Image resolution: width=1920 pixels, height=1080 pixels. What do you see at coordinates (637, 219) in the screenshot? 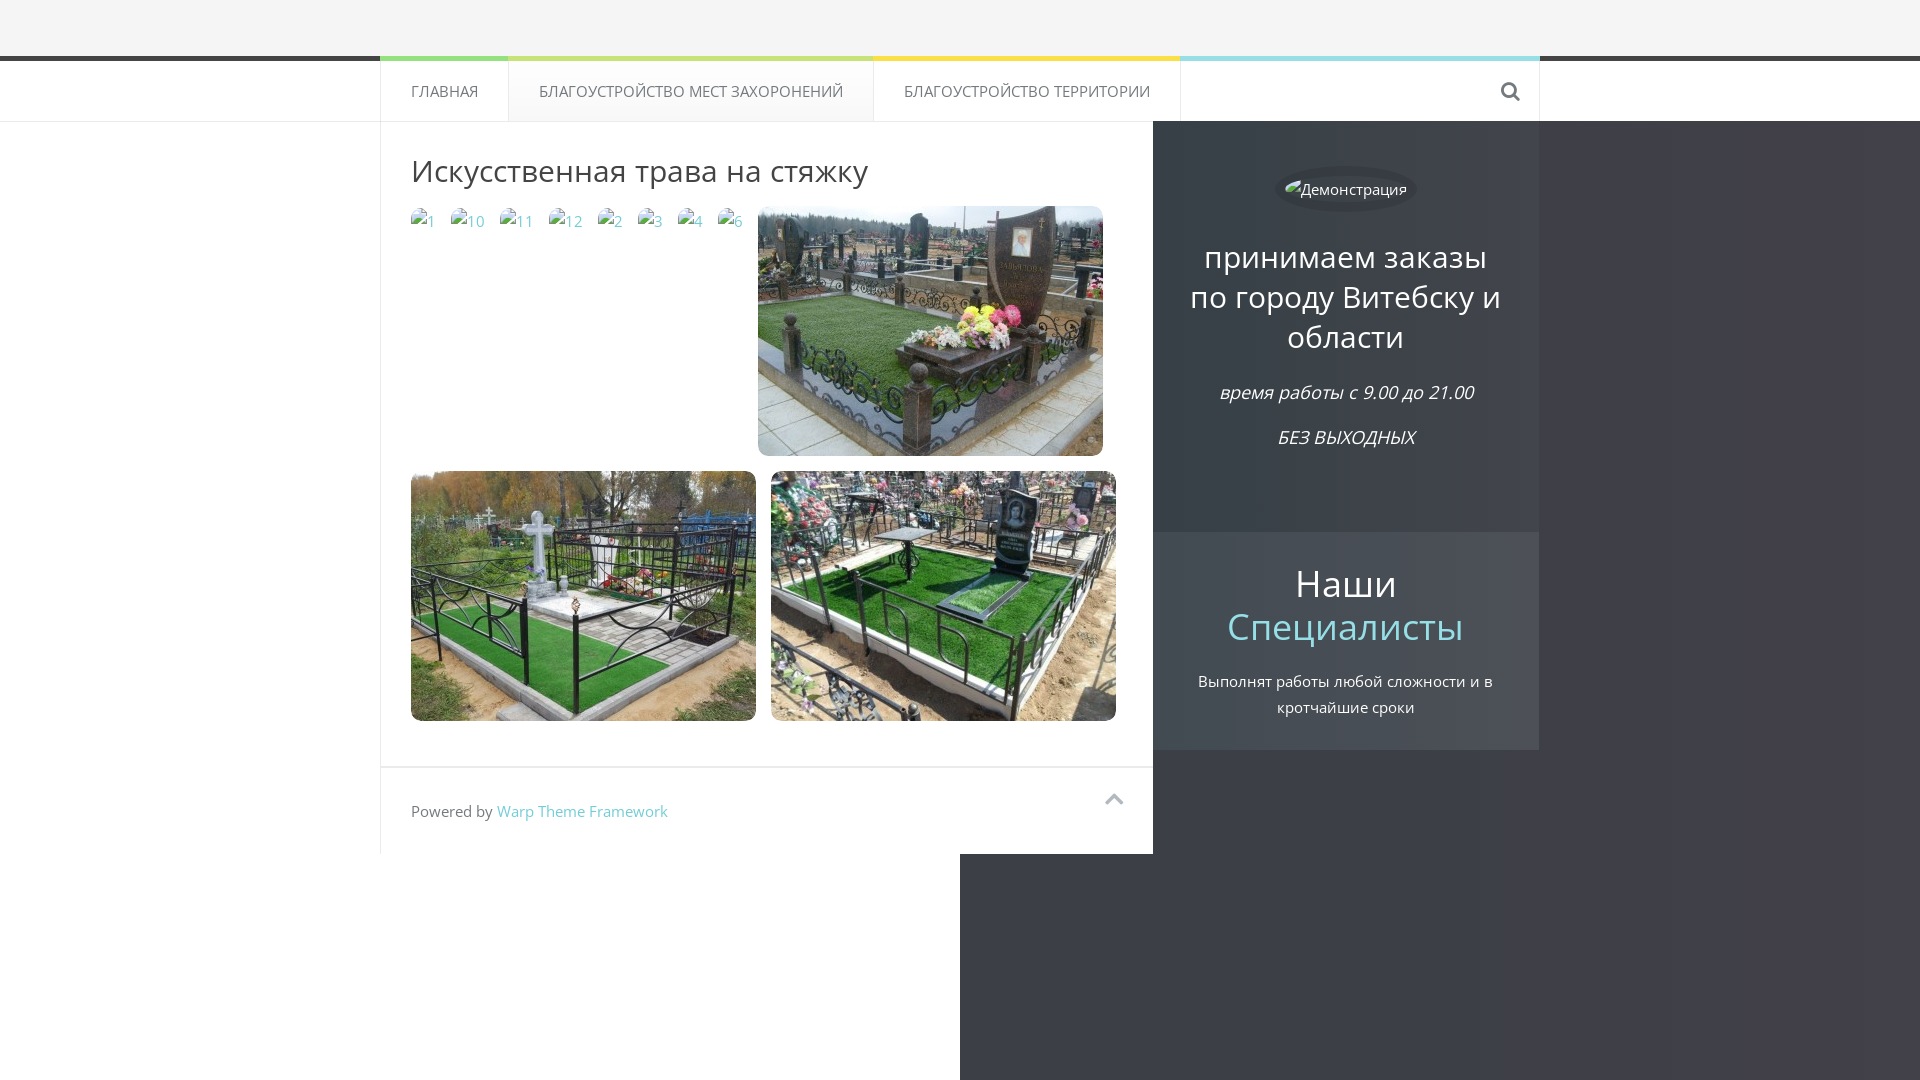
I see `'3'` at bounding box center [637, 219].